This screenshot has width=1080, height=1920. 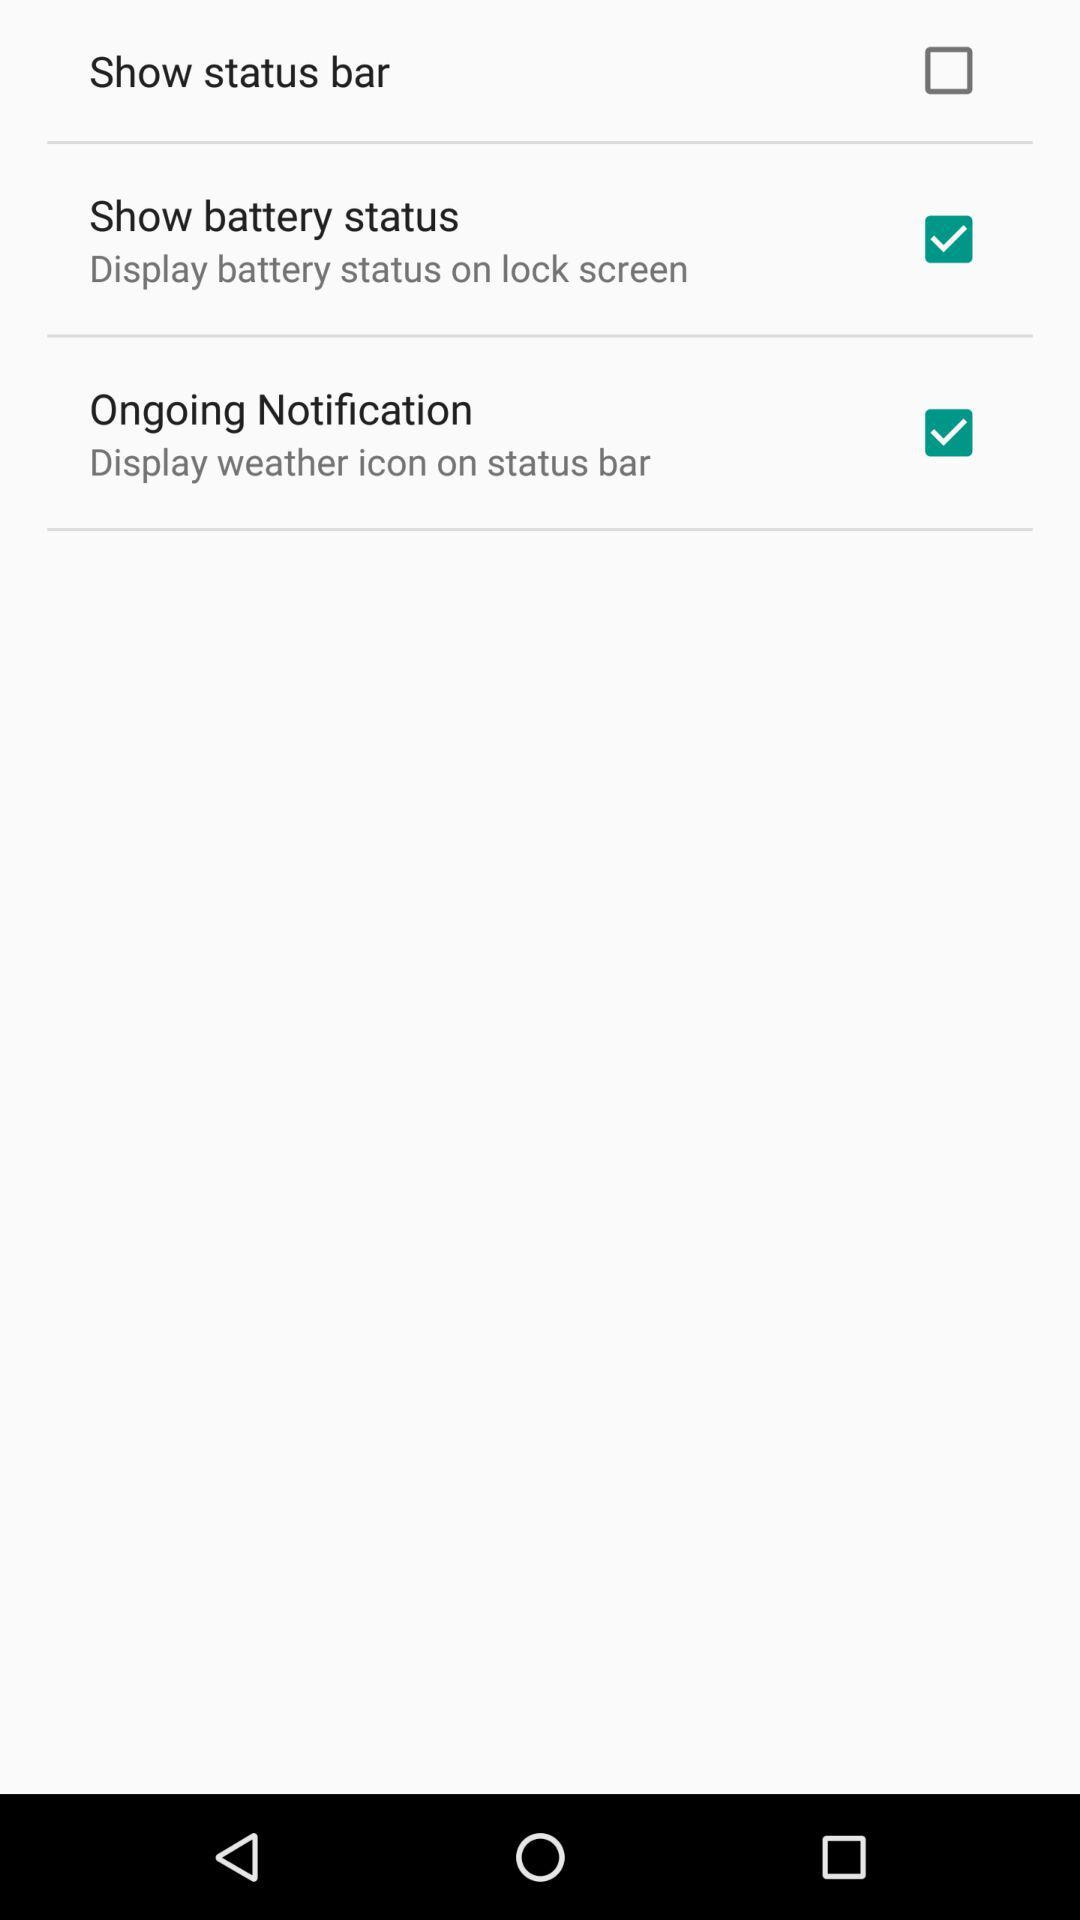 What do you see at coordinates (281, 407) in the screenshot?
I see `the ongoing notification item` at bounding box center [281, 407].